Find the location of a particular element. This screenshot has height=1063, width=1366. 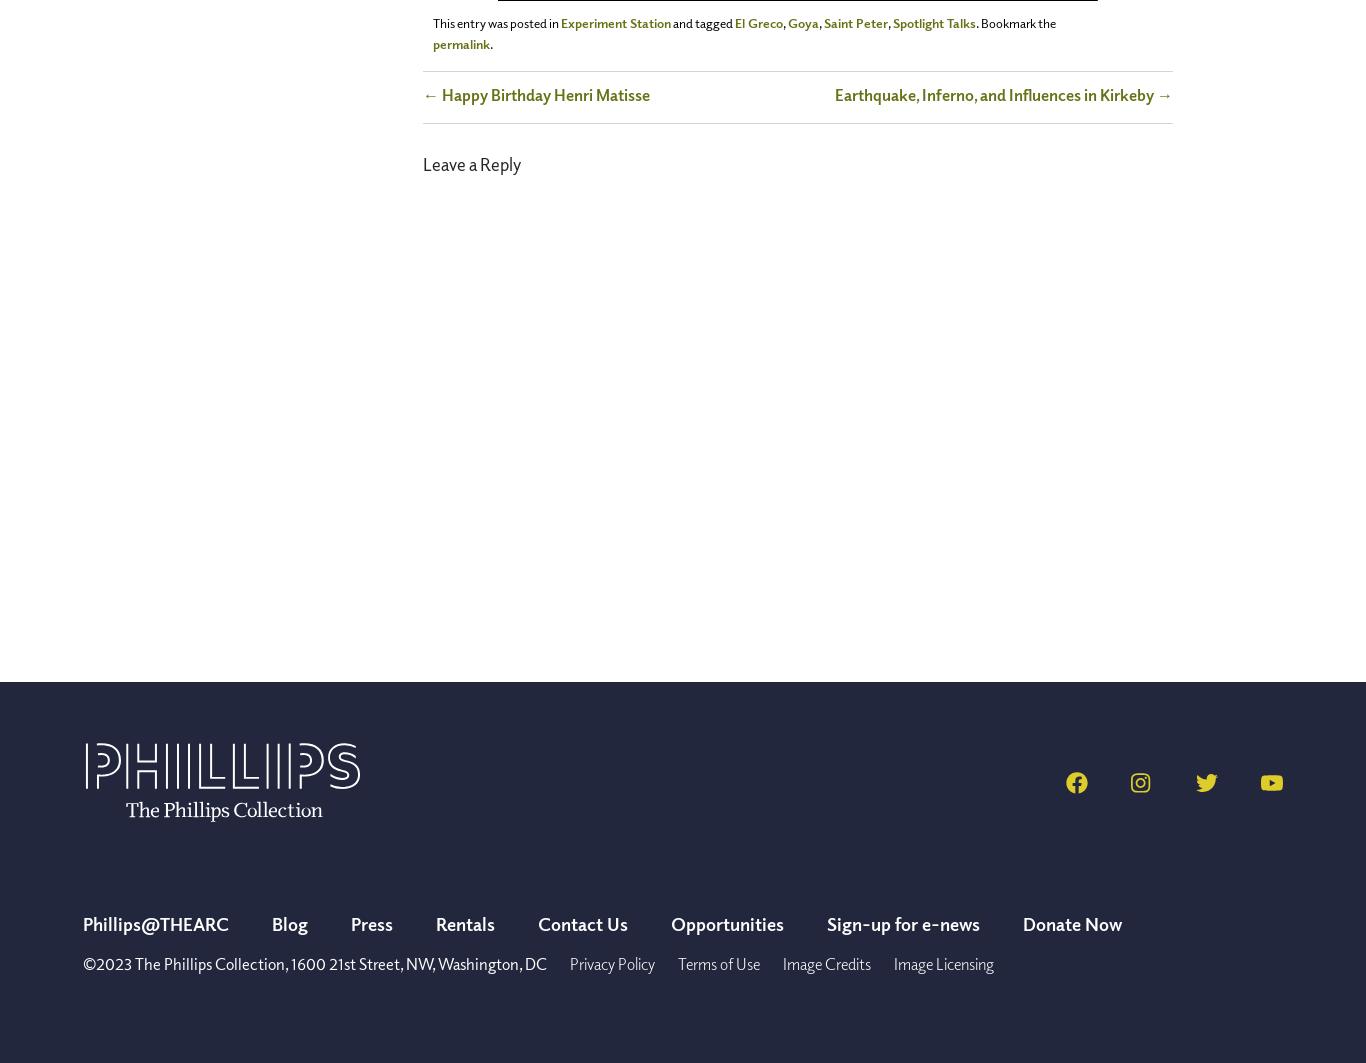

'Leave a Reply' is located at coordinates (471, 162).